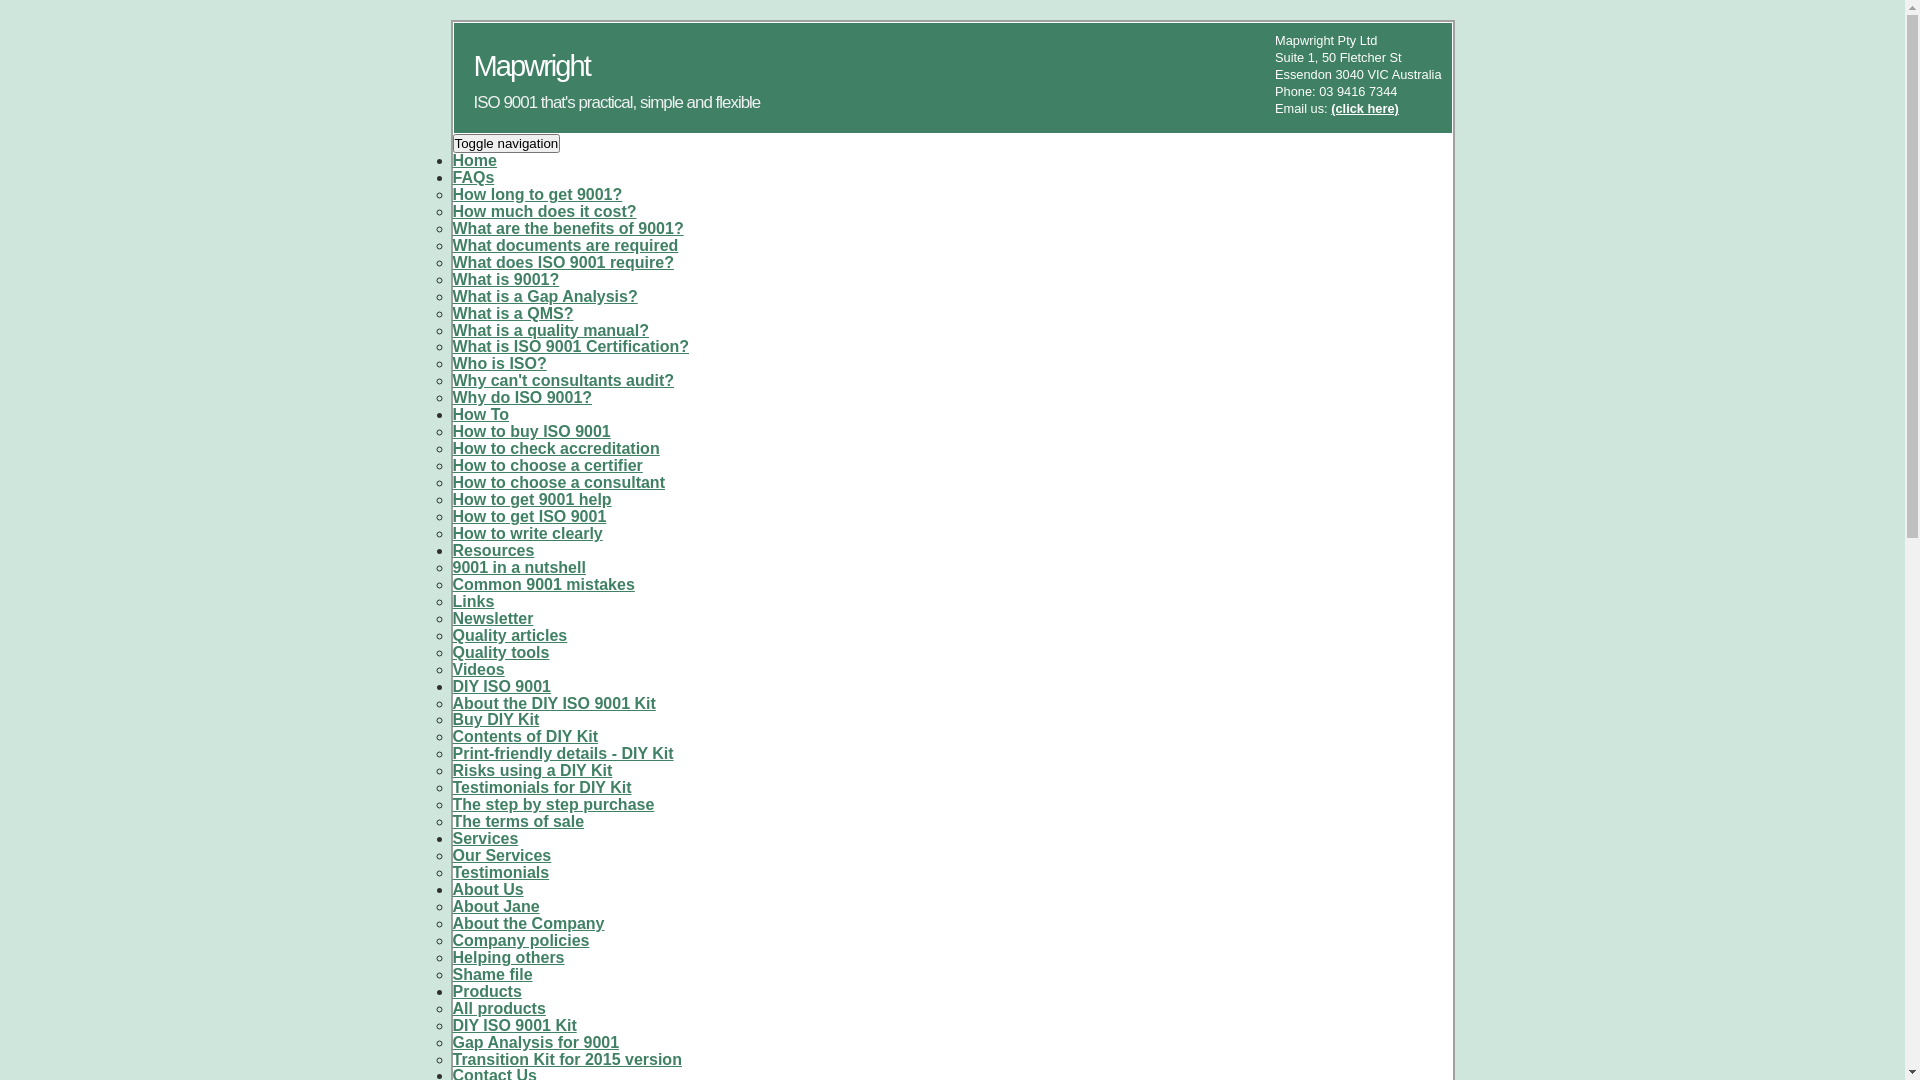  What do you see at coordinates (513, 1025) in the screenshot?
I see `'DIY ISO 9001 Kit'` at bounding box center [513, 1025].